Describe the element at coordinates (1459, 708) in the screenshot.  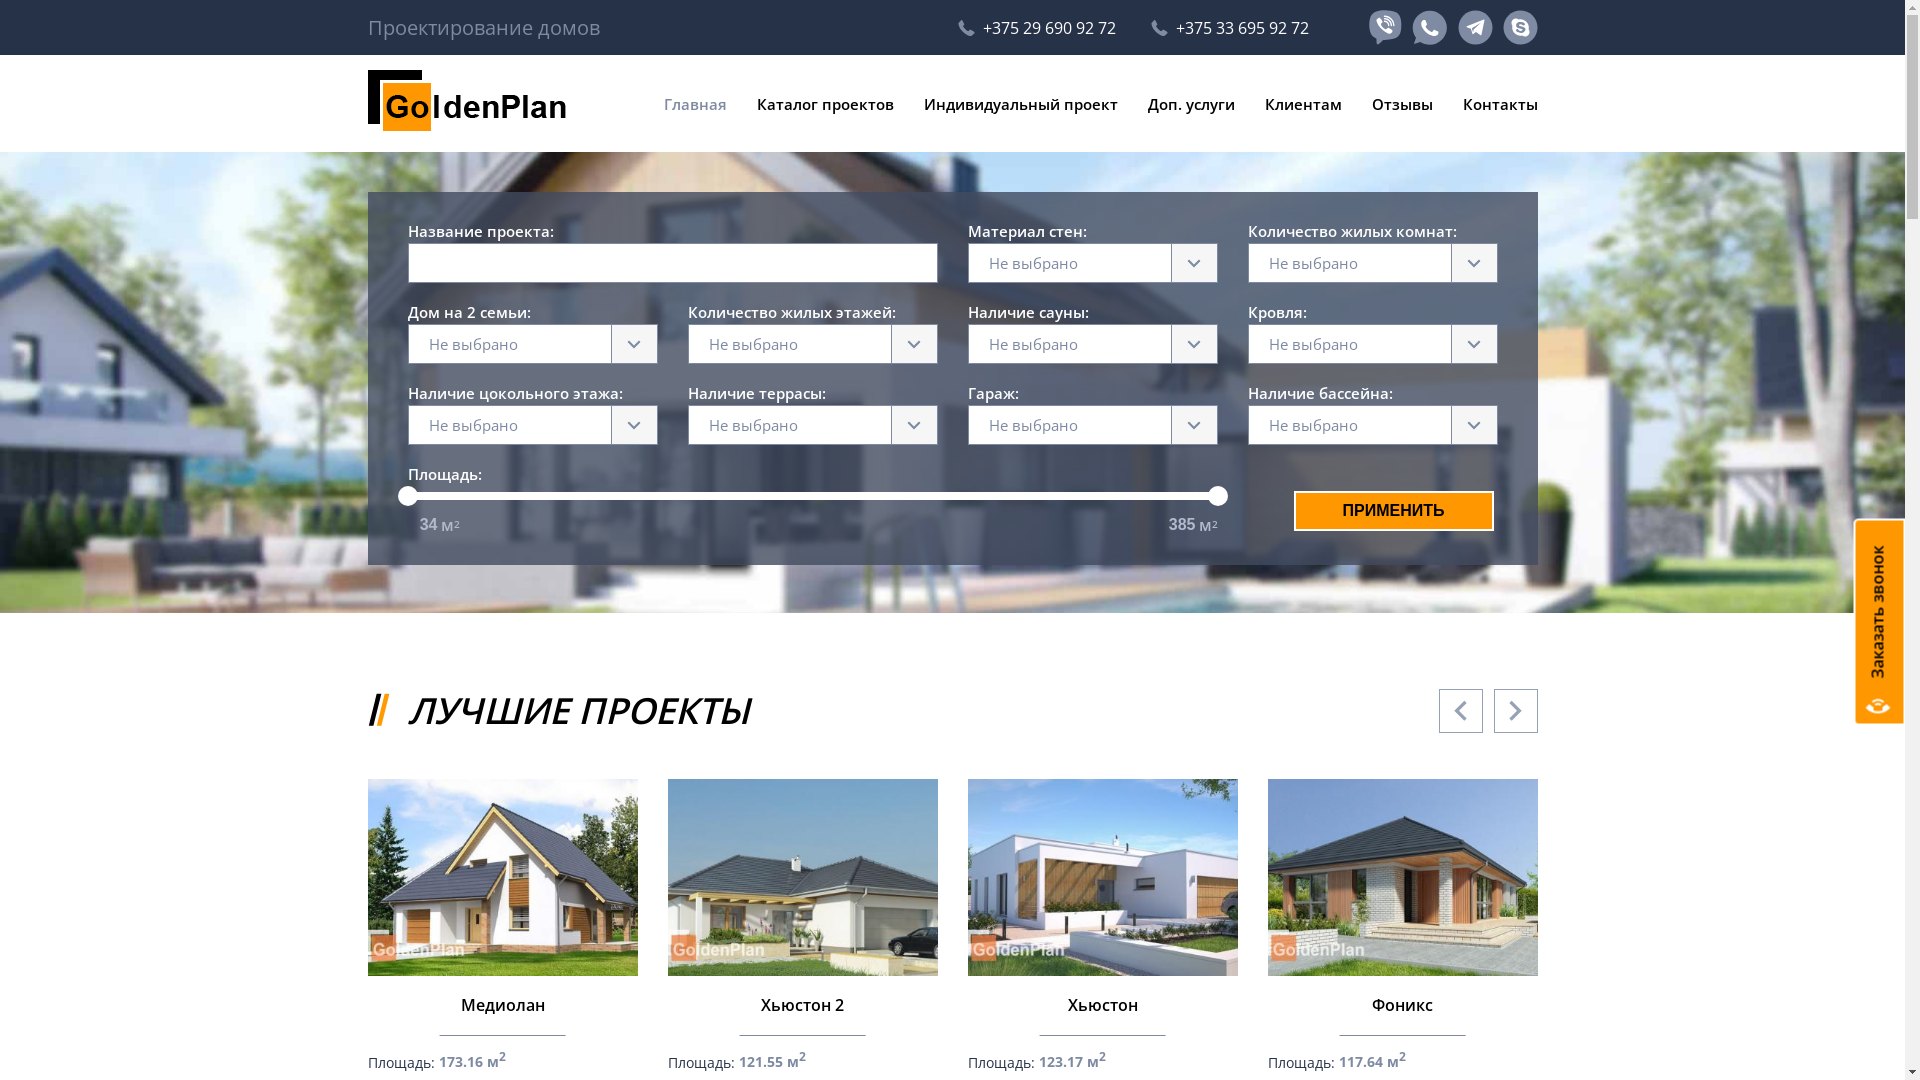
I see `'Previous'` at that location.